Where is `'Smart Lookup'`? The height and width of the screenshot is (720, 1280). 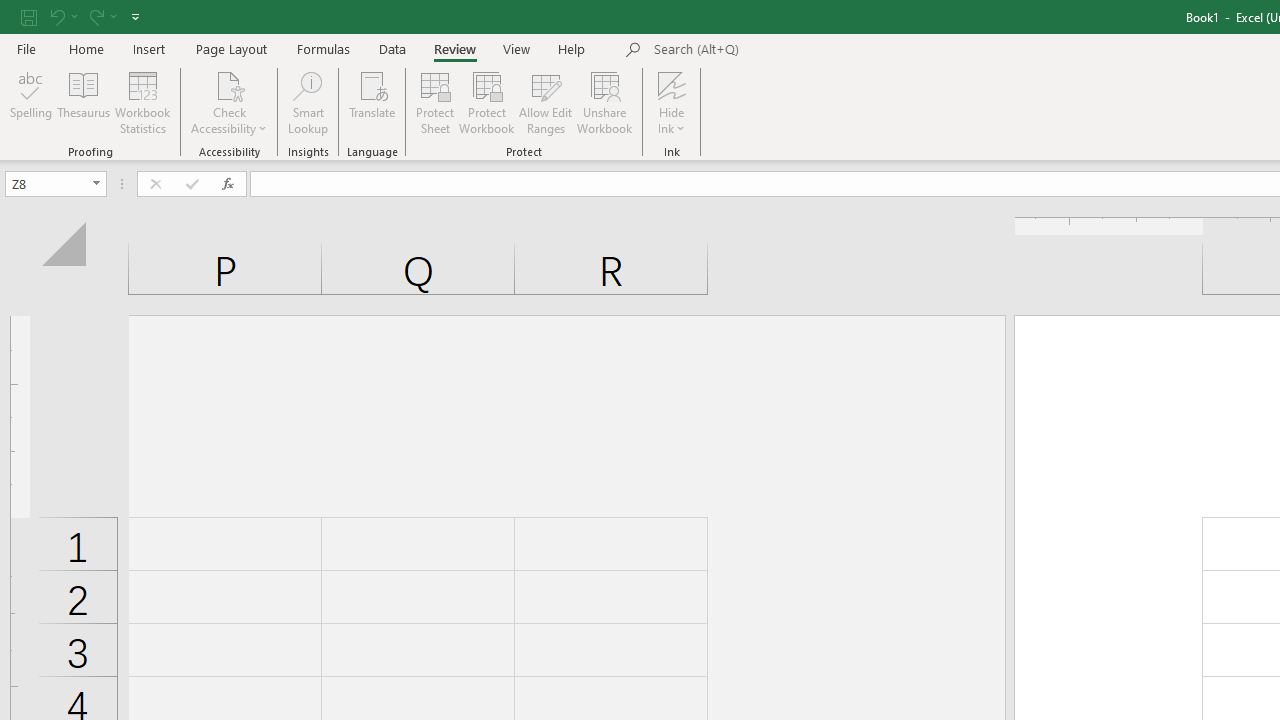 'Smart Lookup' is located at coordinates (307, 103).